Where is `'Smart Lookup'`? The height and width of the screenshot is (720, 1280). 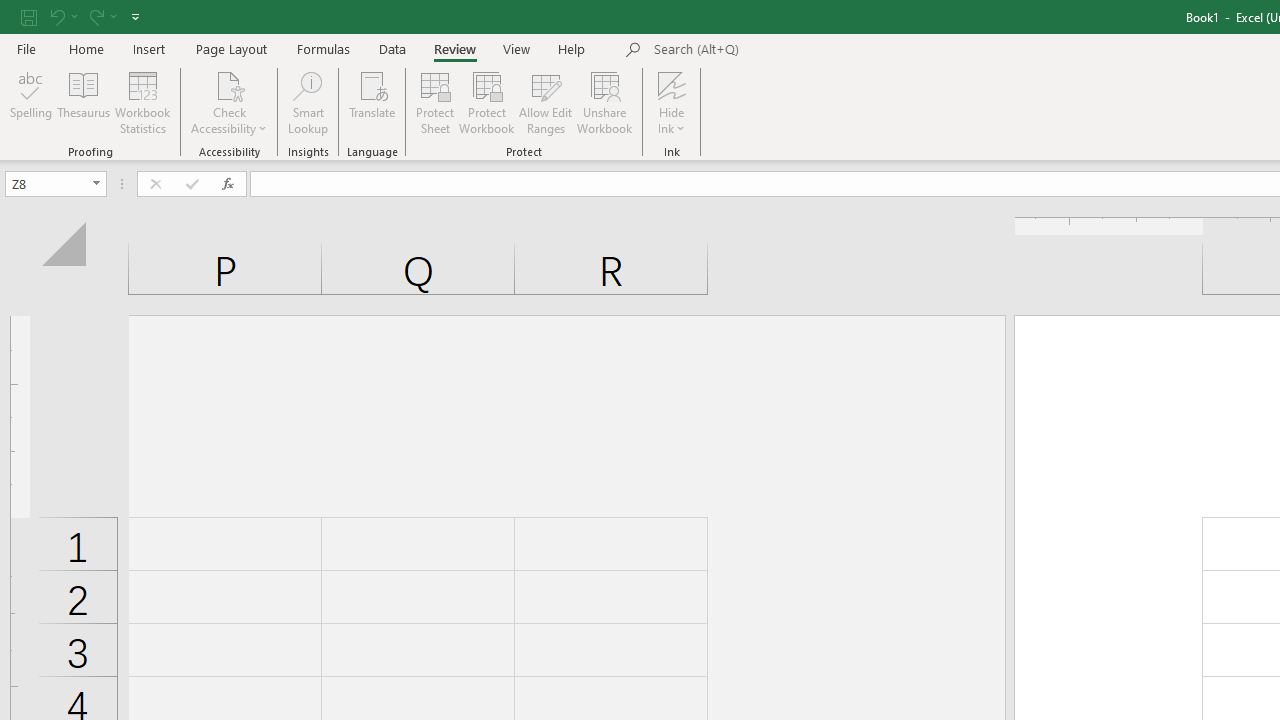 'Smart Lookup' is located at coordinates (307, 103).